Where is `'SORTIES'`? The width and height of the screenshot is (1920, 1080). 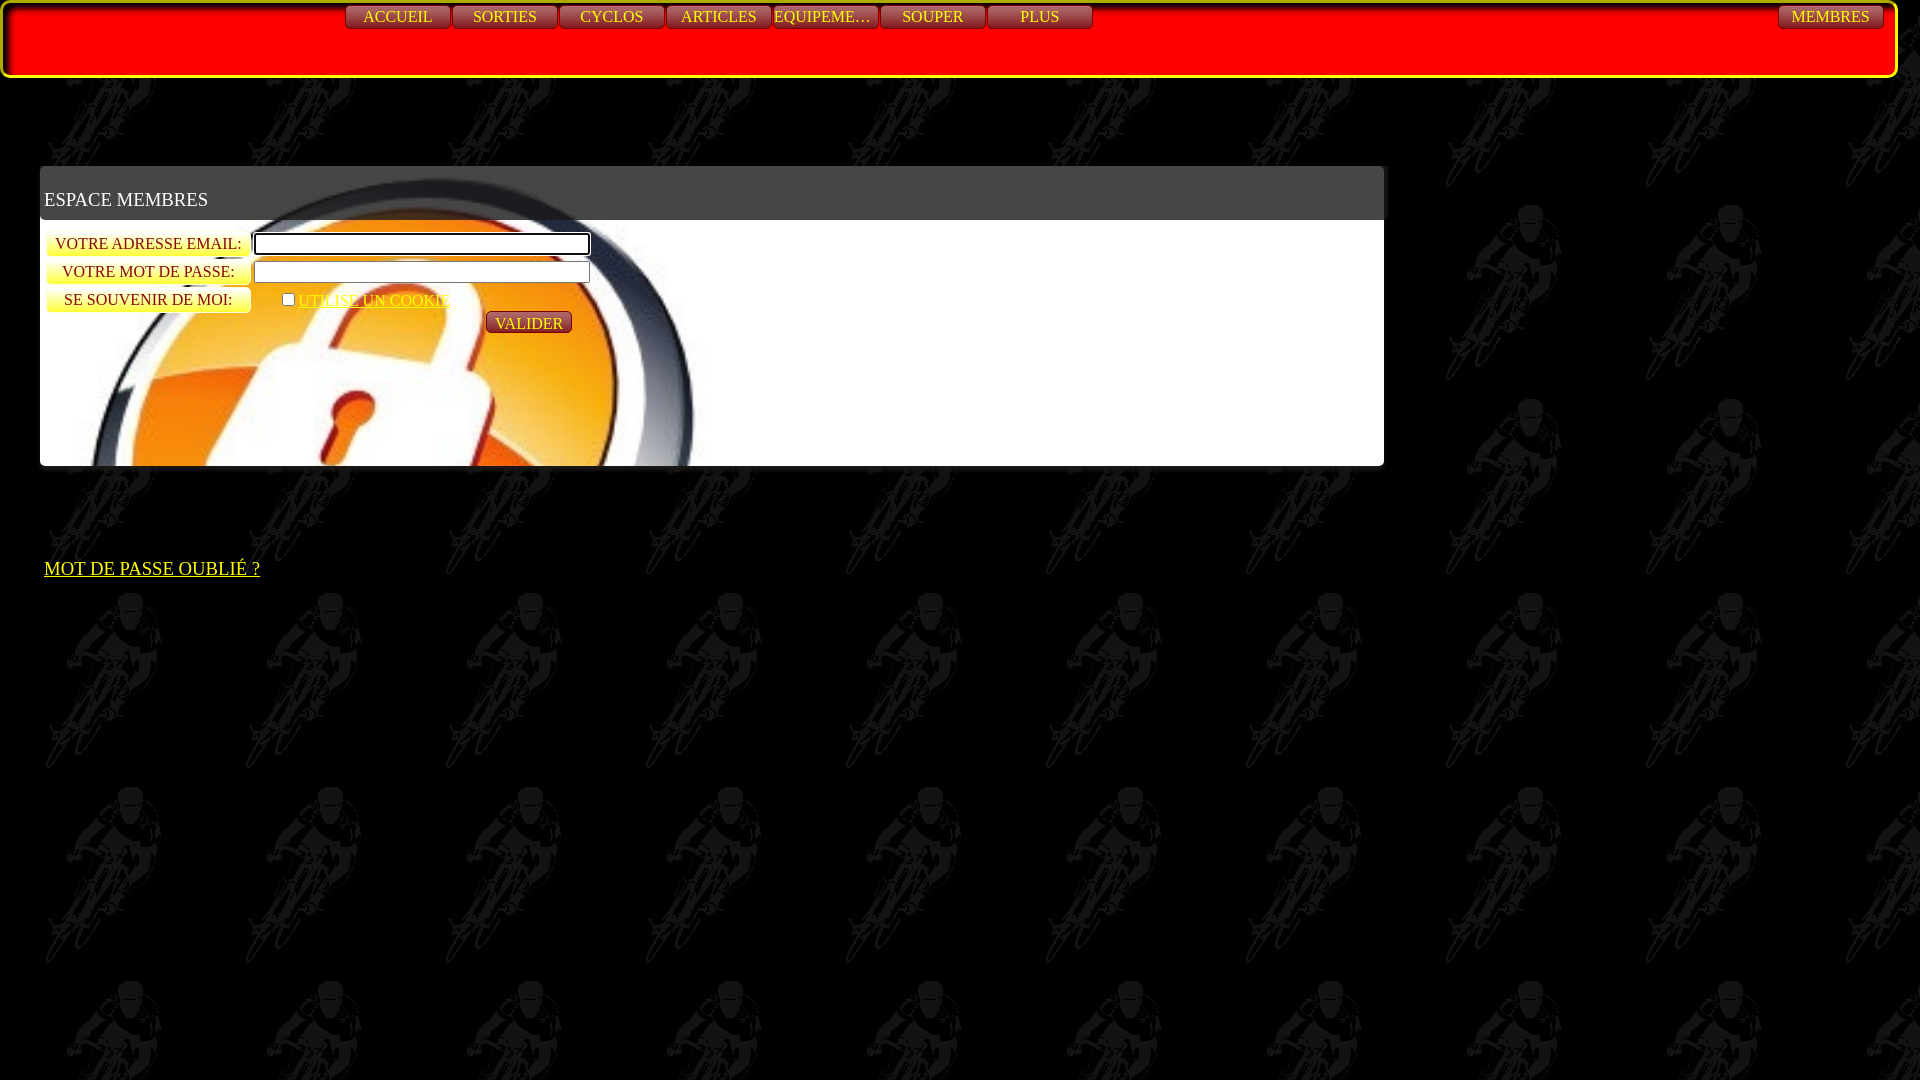 'SORTIES' is located at coordinates (450, 16).